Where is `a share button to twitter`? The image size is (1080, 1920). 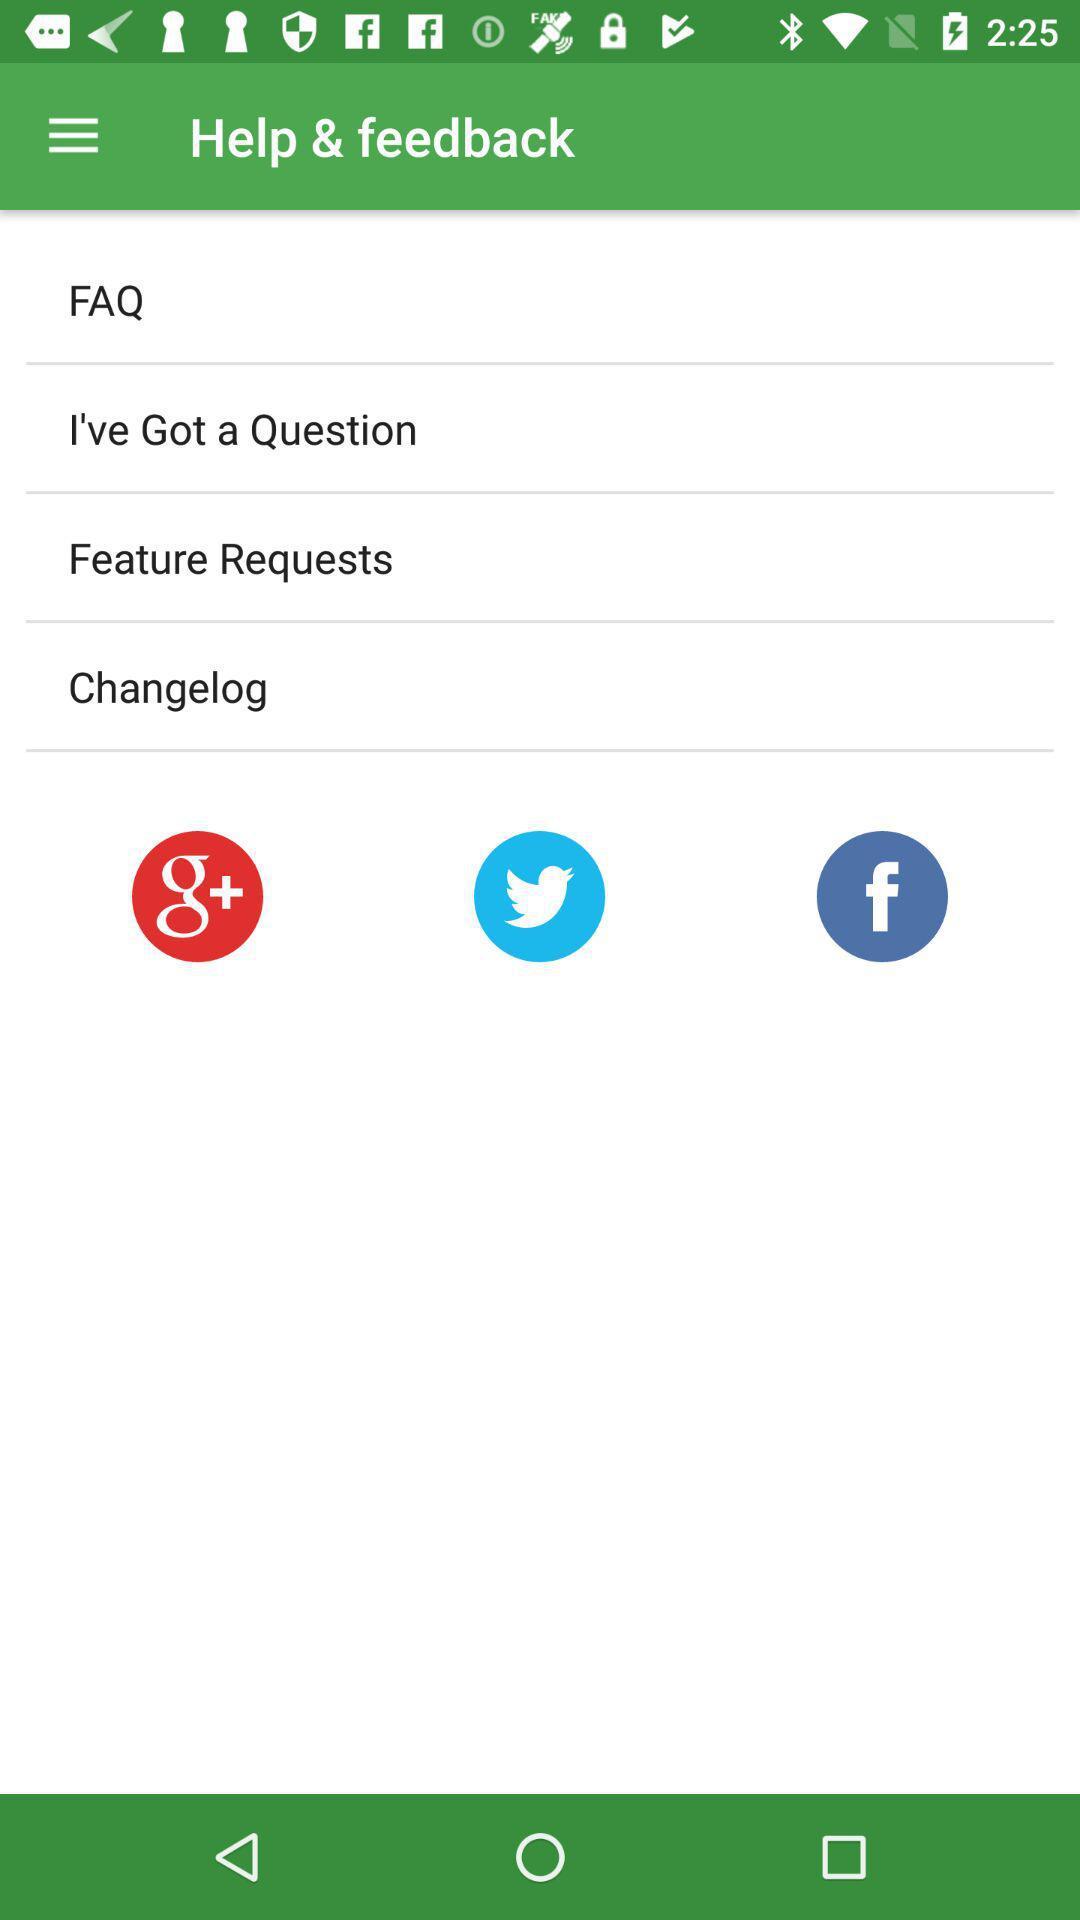 a share button to twitter is located at coordinates (538, 895).